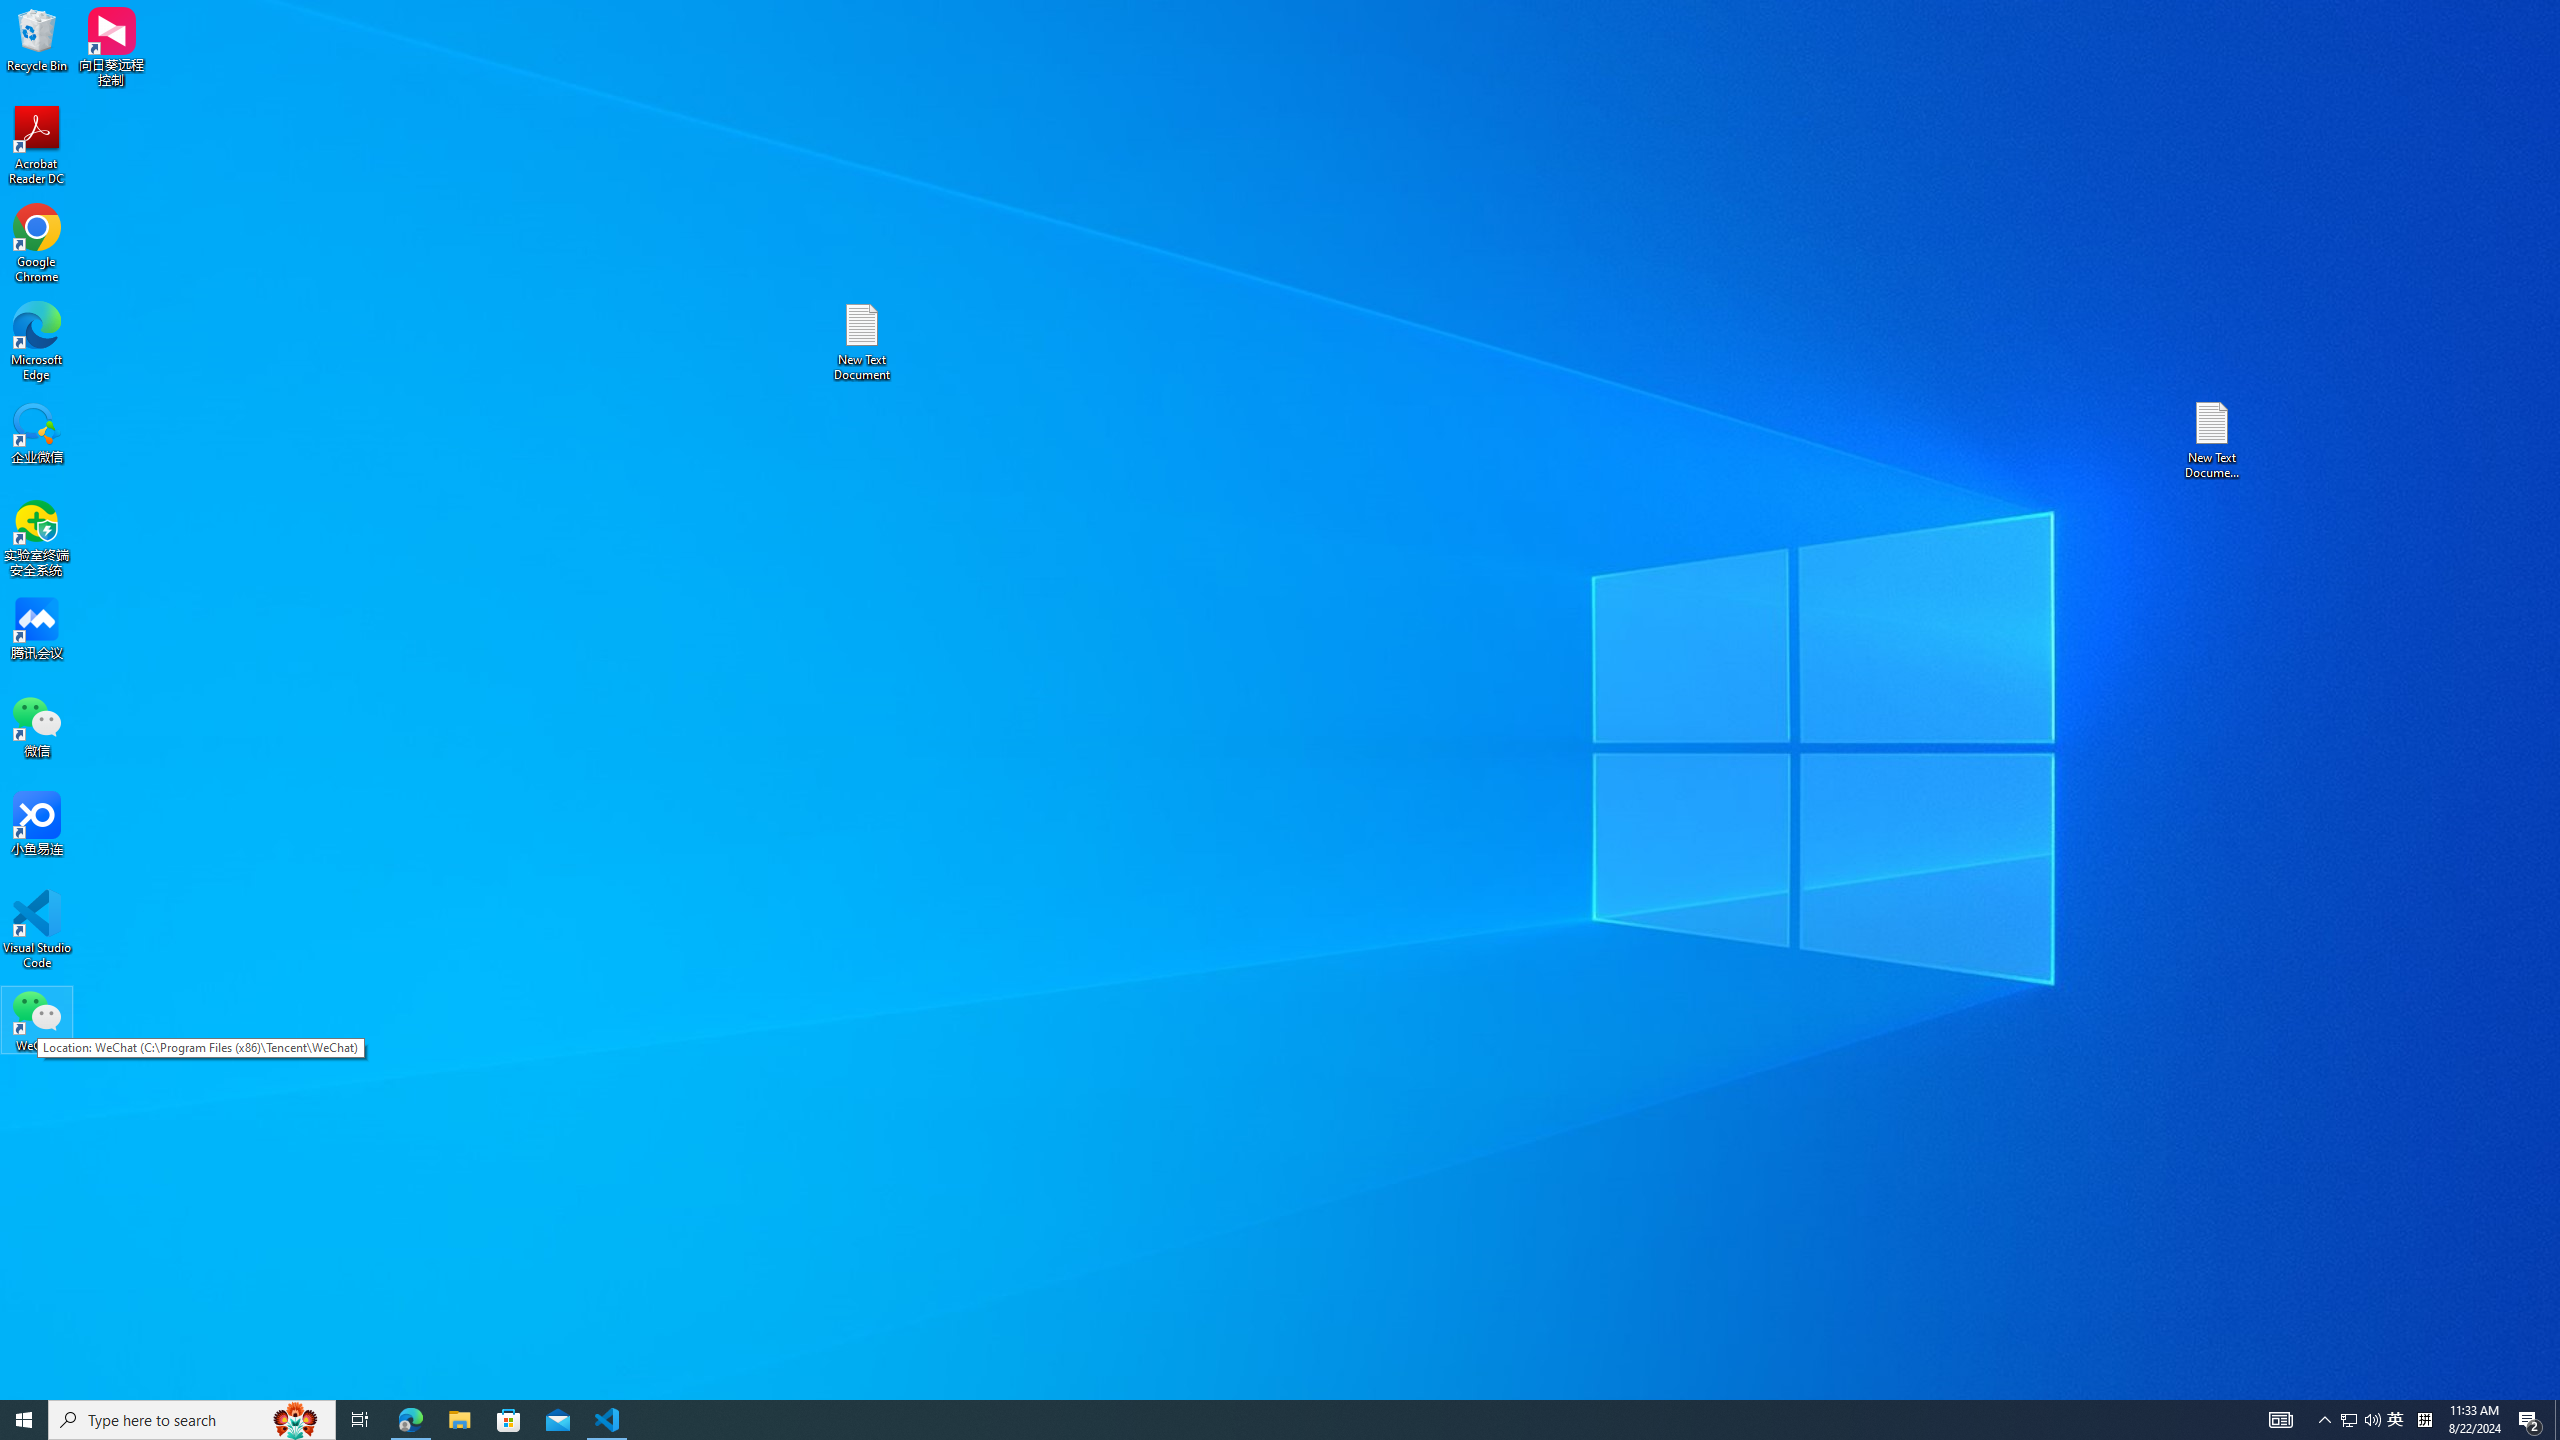  What do you see at coordinates (191, 1418) in the screenshot?
I see `'Type here to search'` at bounding box center [191, 1418].